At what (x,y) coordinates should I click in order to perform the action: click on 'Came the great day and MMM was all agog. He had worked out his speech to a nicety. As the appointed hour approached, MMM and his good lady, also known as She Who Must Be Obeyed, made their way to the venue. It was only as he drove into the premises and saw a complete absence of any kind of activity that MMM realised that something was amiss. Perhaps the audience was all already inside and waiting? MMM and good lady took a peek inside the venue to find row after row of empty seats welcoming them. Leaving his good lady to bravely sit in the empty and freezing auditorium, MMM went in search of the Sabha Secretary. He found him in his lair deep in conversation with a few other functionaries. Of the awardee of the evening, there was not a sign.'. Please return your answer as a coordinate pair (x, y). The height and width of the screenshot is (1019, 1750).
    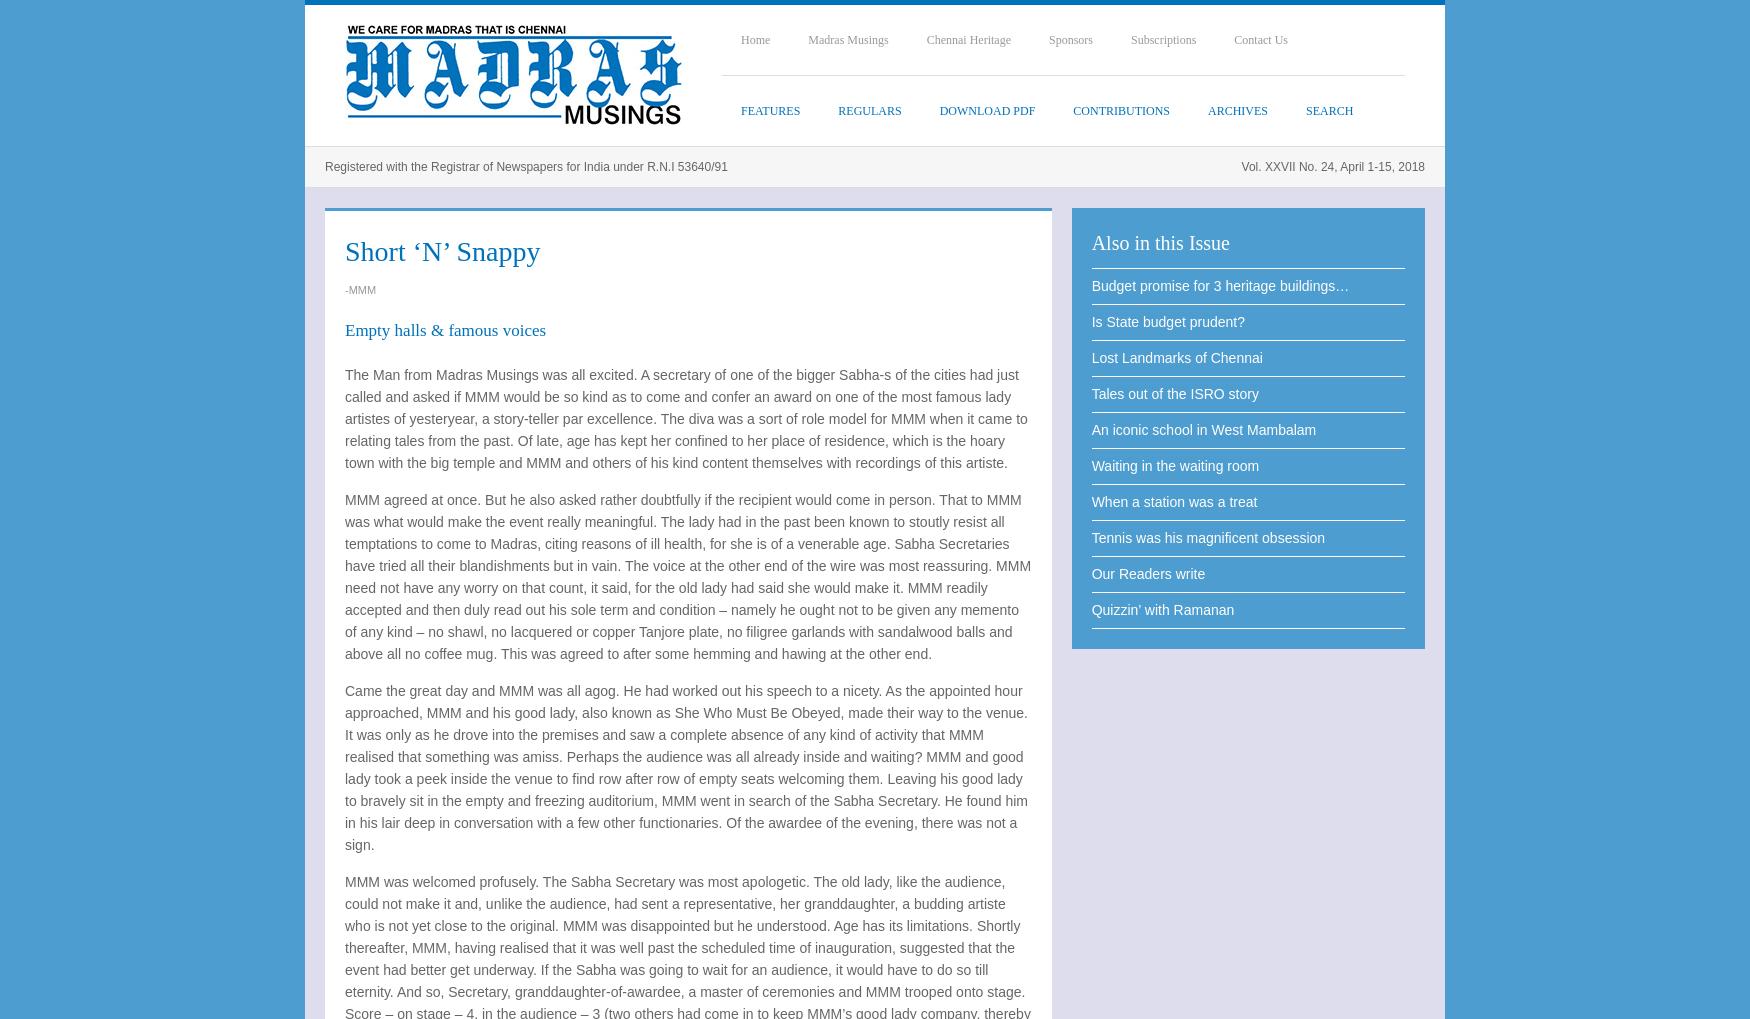
    Looking at the image, I should click on (685, 767).